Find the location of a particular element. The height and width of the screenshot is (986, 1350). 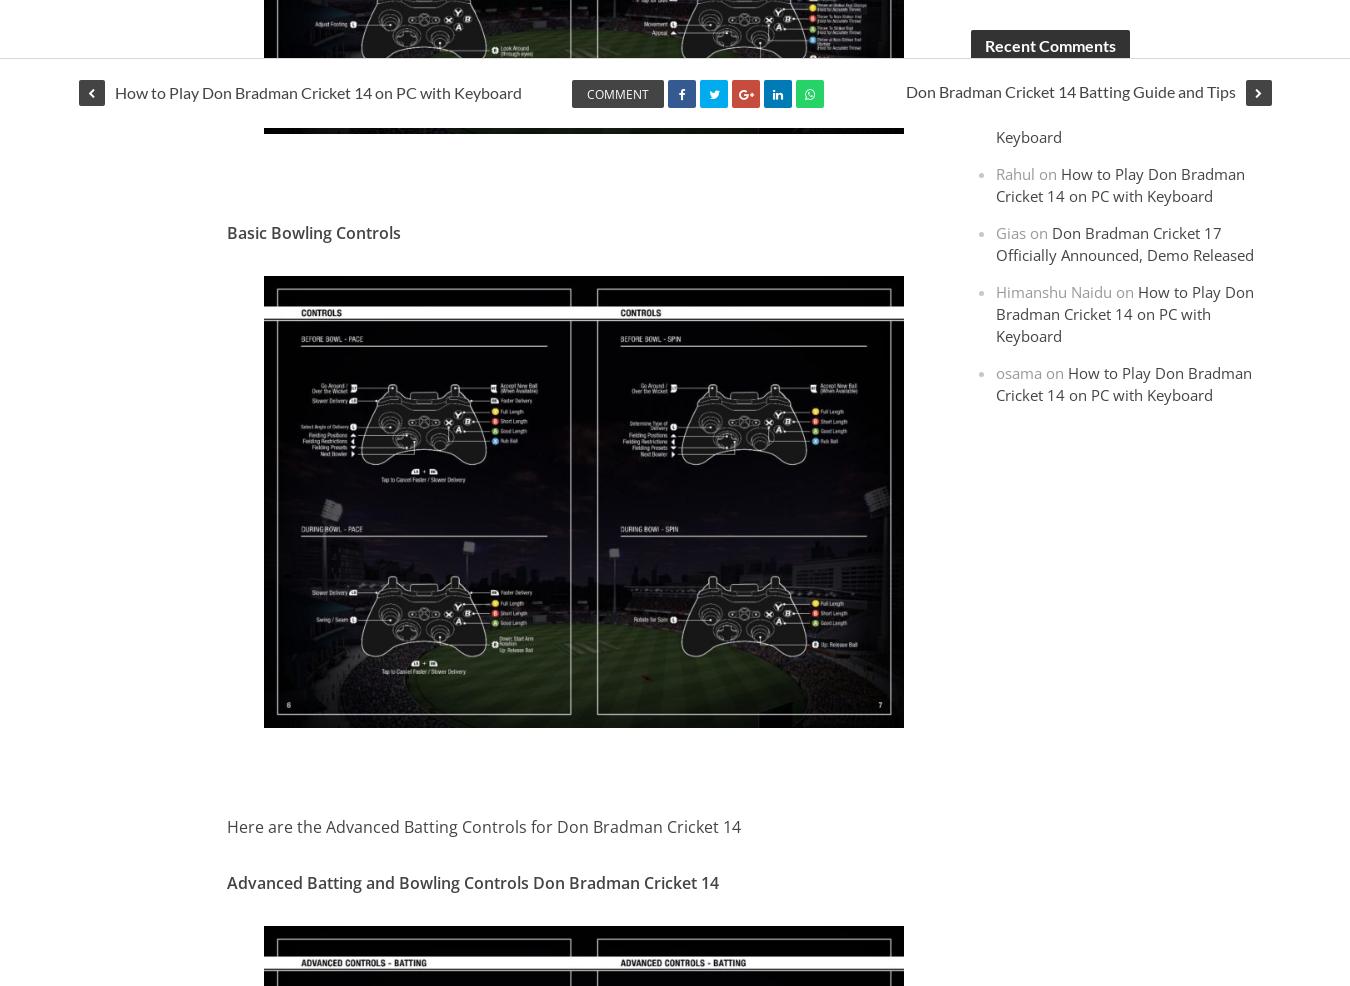

'Comment' is located at coordinates (618, 94).